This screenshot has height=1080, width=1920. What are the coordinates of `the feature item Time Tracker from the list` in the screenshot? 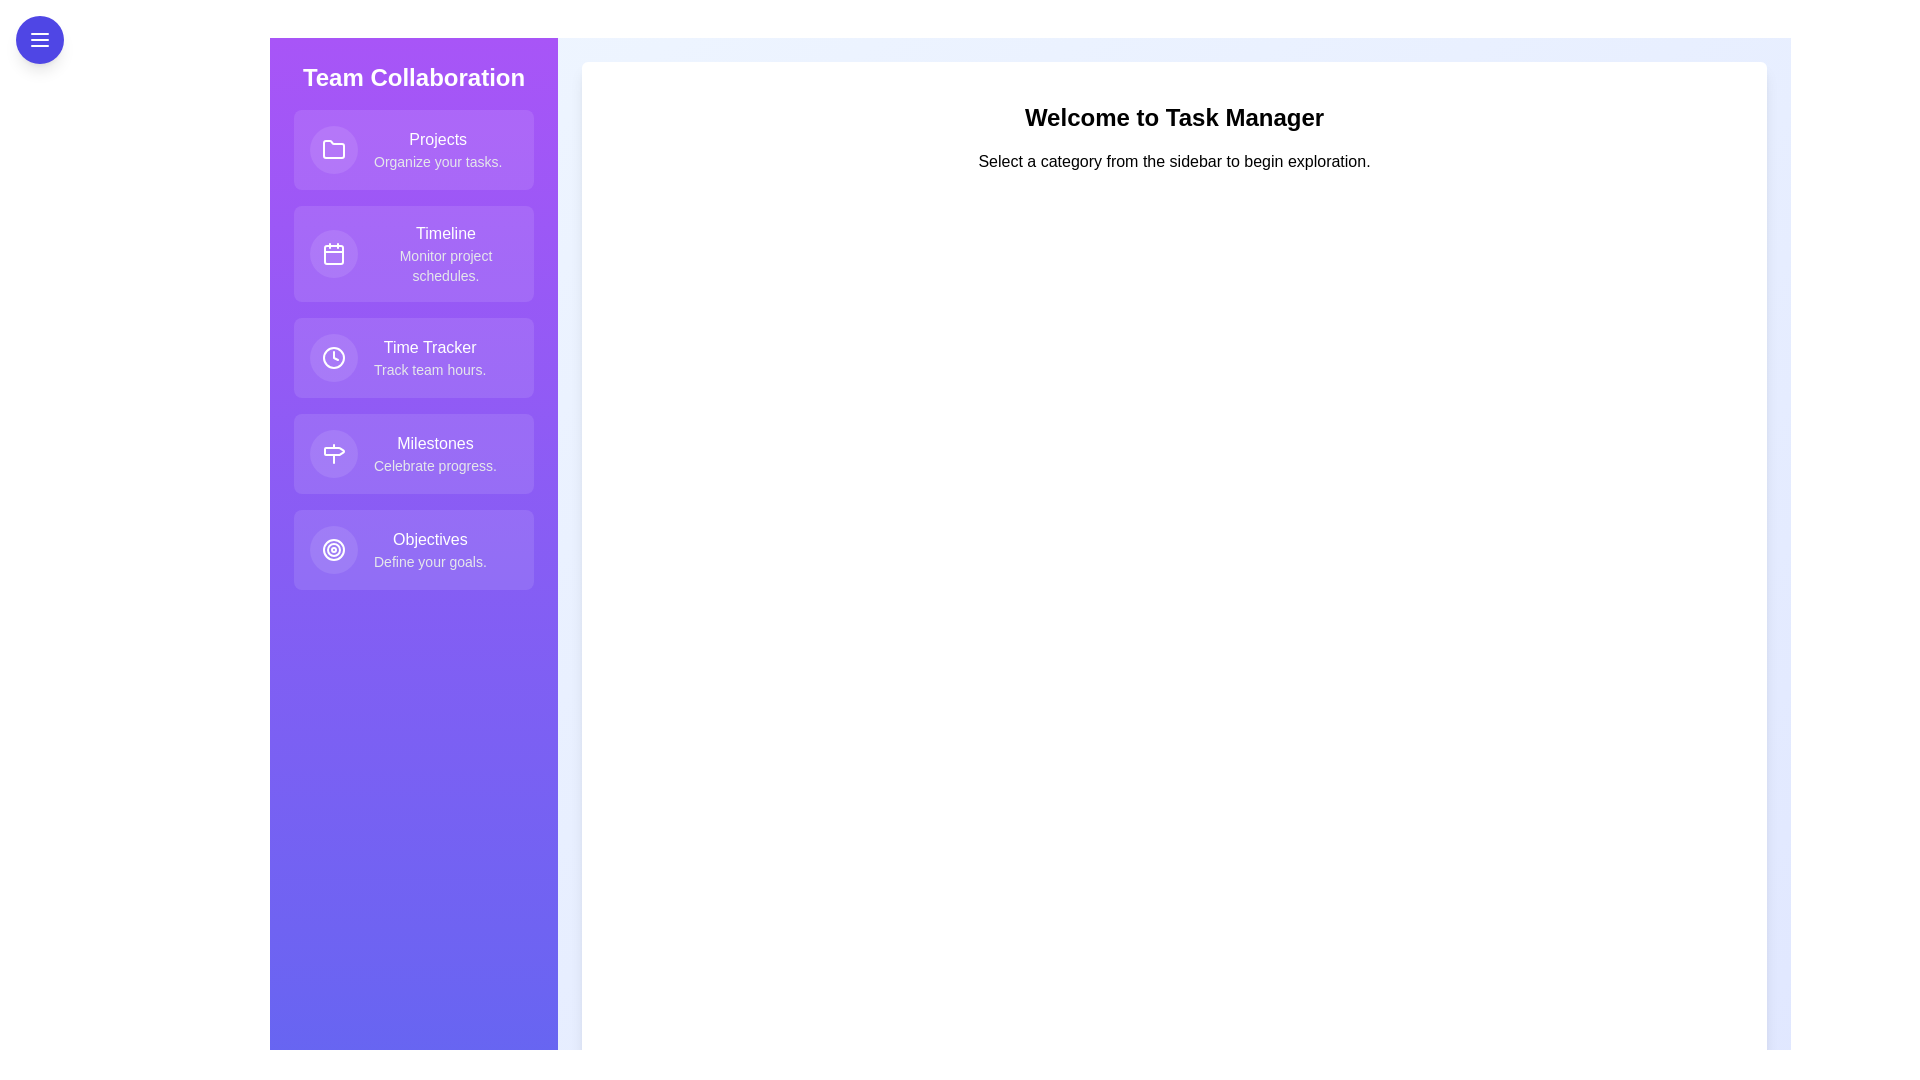 It's located at (412, 357).